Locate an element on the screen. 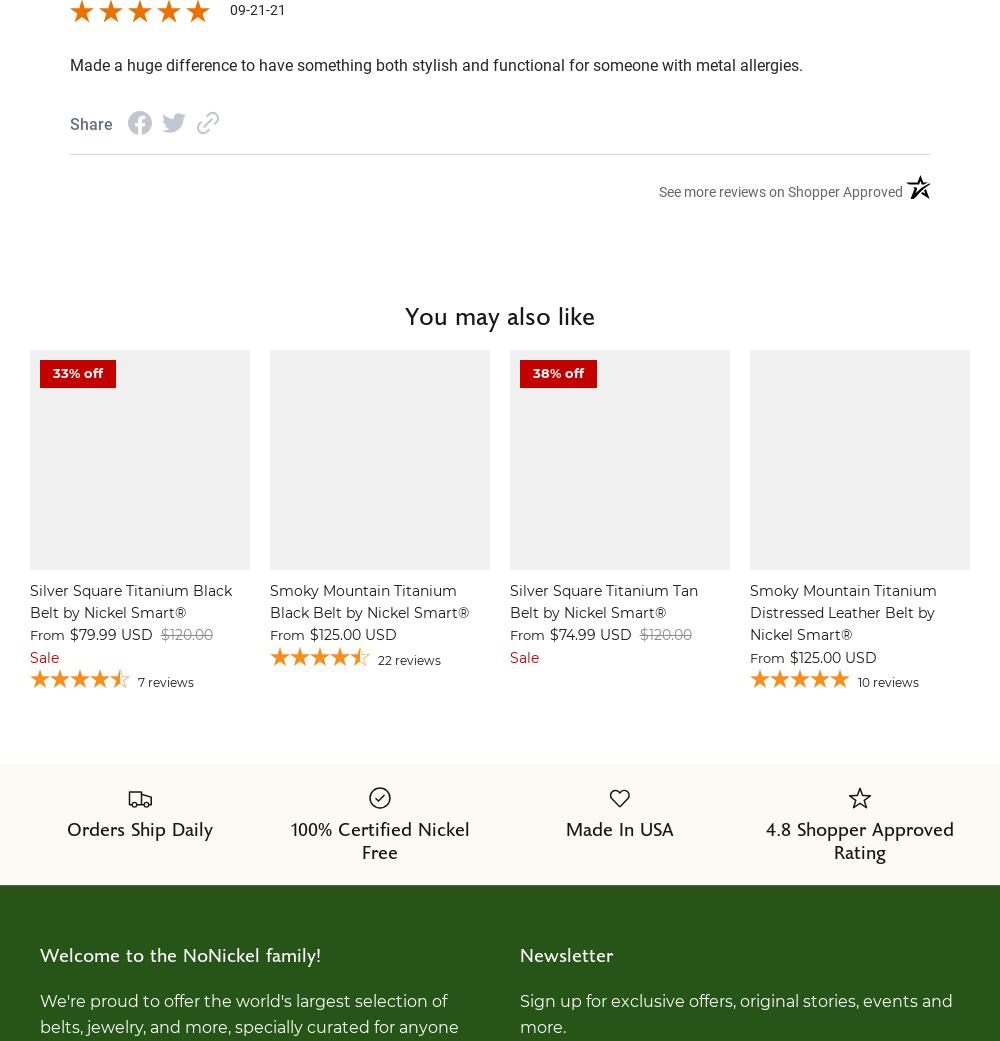 The height and width of the screenshot is (1041, 1000). 'Made a huge difference to have something both stylish and functional for someone with metal allergies.' is located at coordinates (436, 64).